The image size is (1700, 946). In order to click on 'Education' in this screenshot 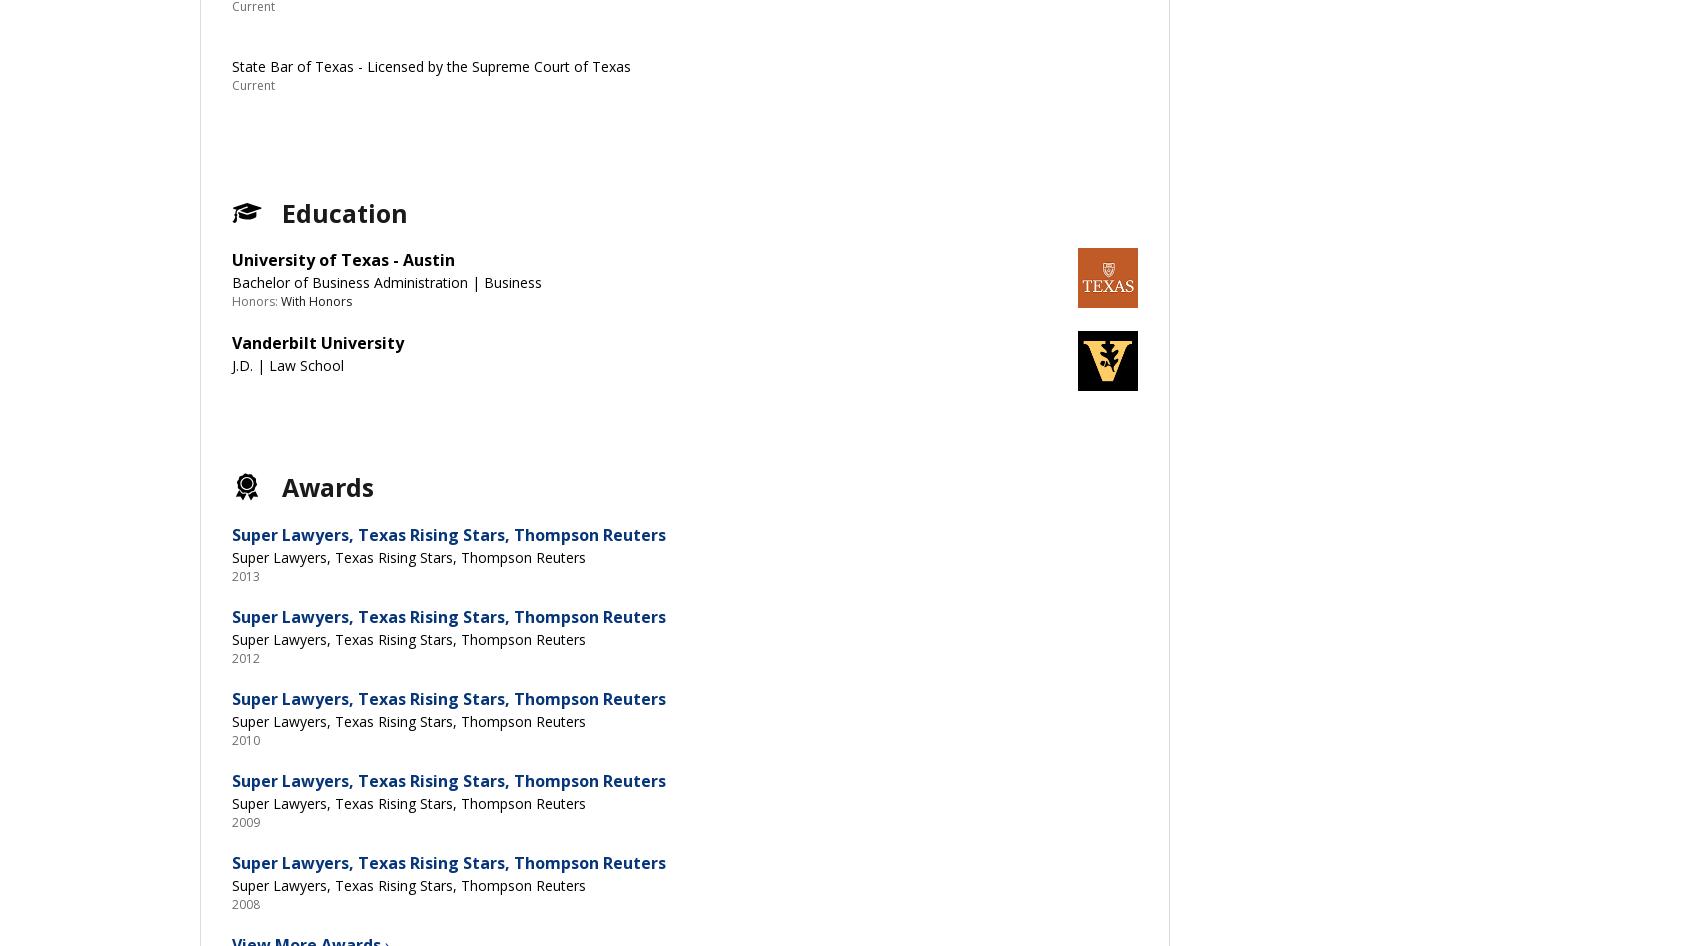, I will do `click(343, 211)`.